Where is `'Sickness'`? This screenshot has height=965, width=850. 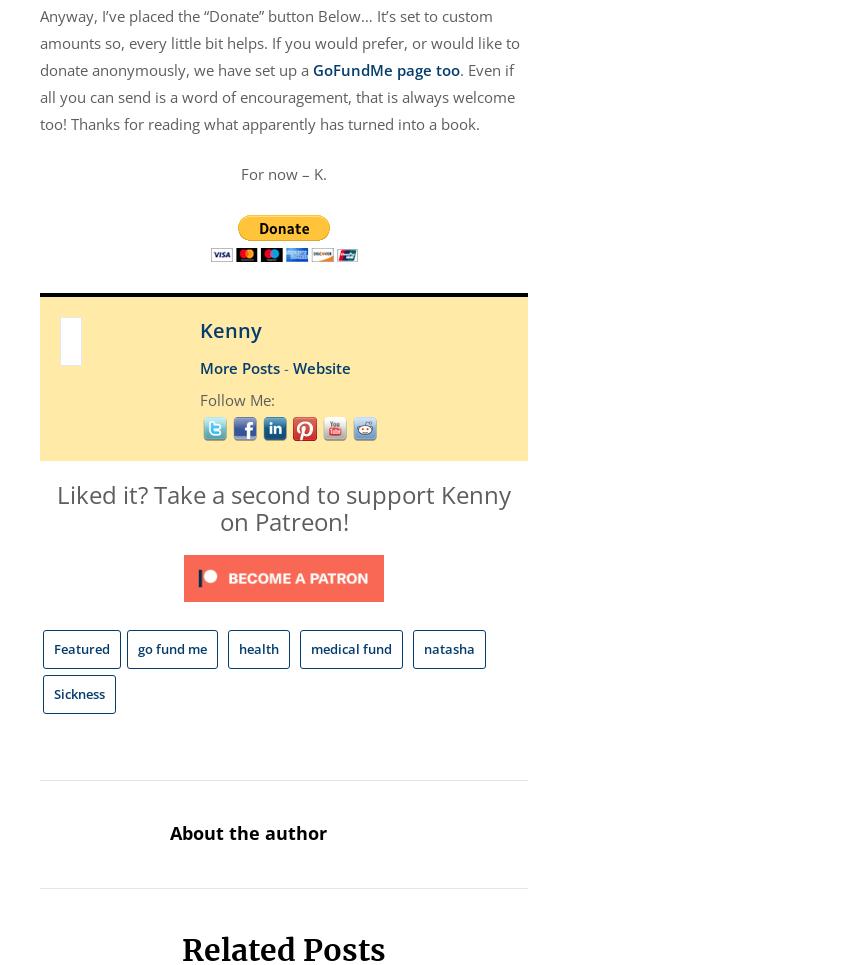
'Sickness' is located at coordinates (79, 693).